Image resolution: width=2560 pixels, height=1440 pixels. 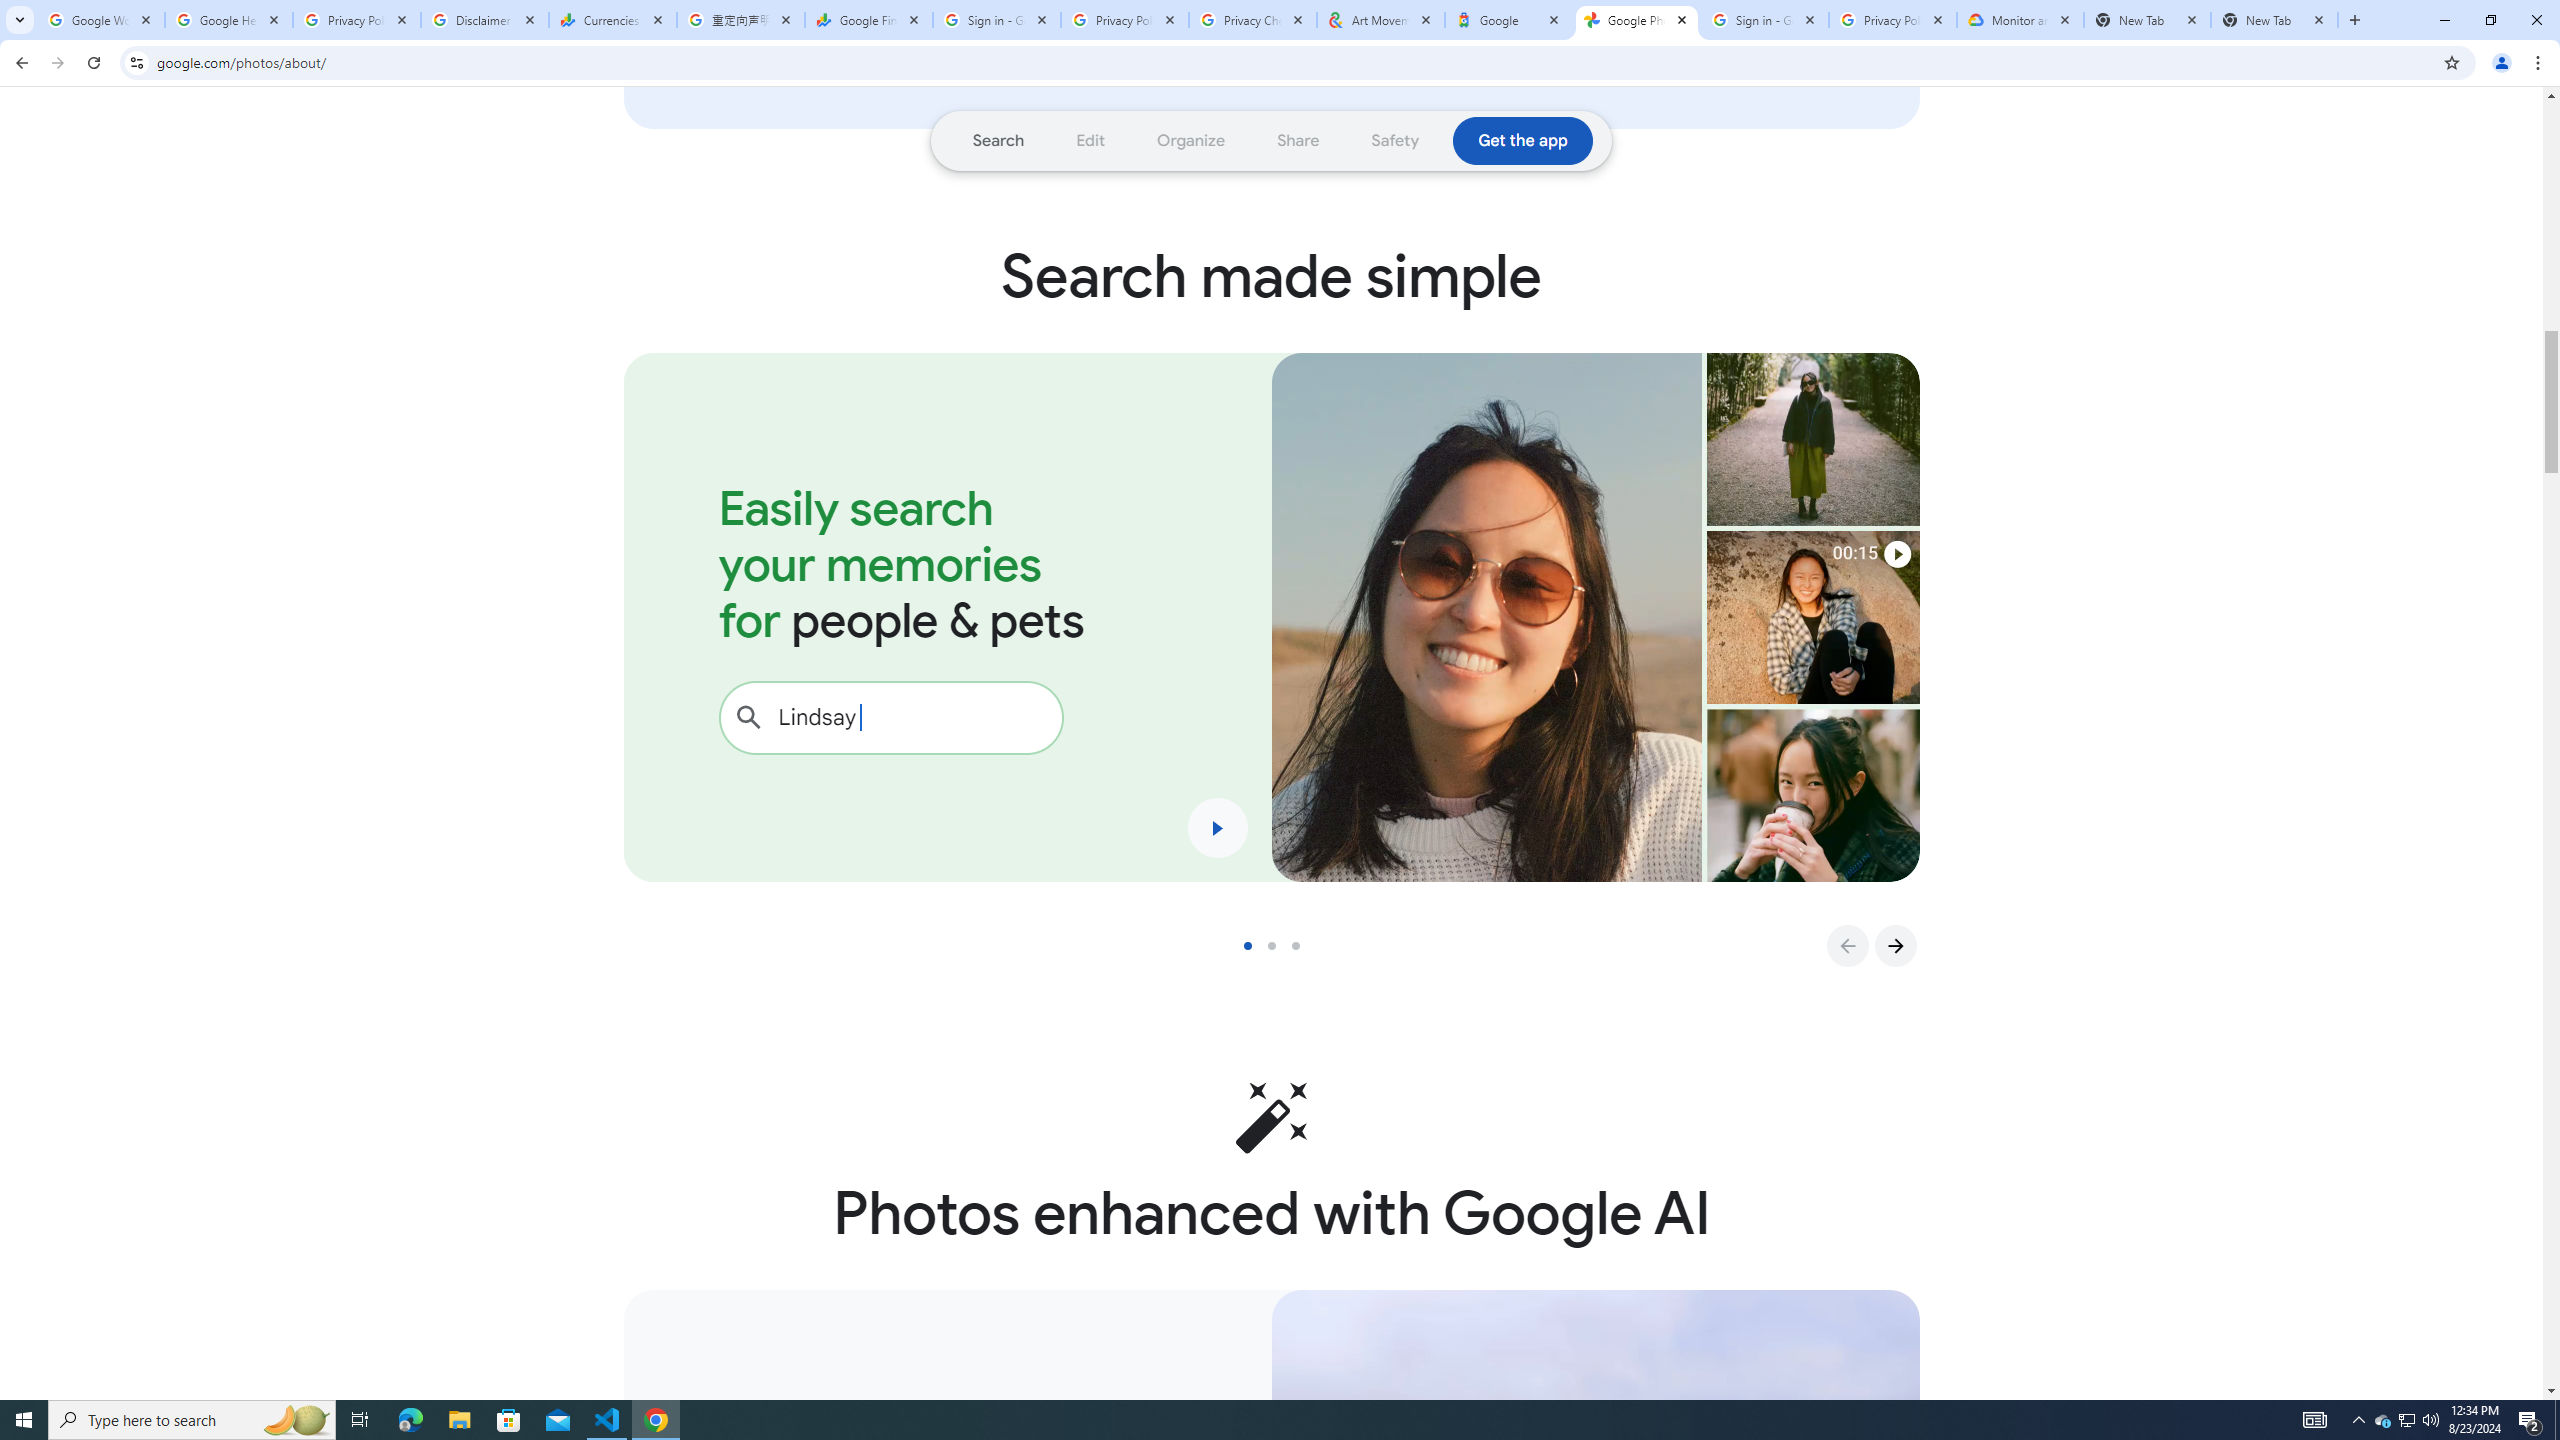 What do you see at coordinates (2274, 19) in the screenshot?
I see `'New Tab'` at bounding box center [2274, 19].